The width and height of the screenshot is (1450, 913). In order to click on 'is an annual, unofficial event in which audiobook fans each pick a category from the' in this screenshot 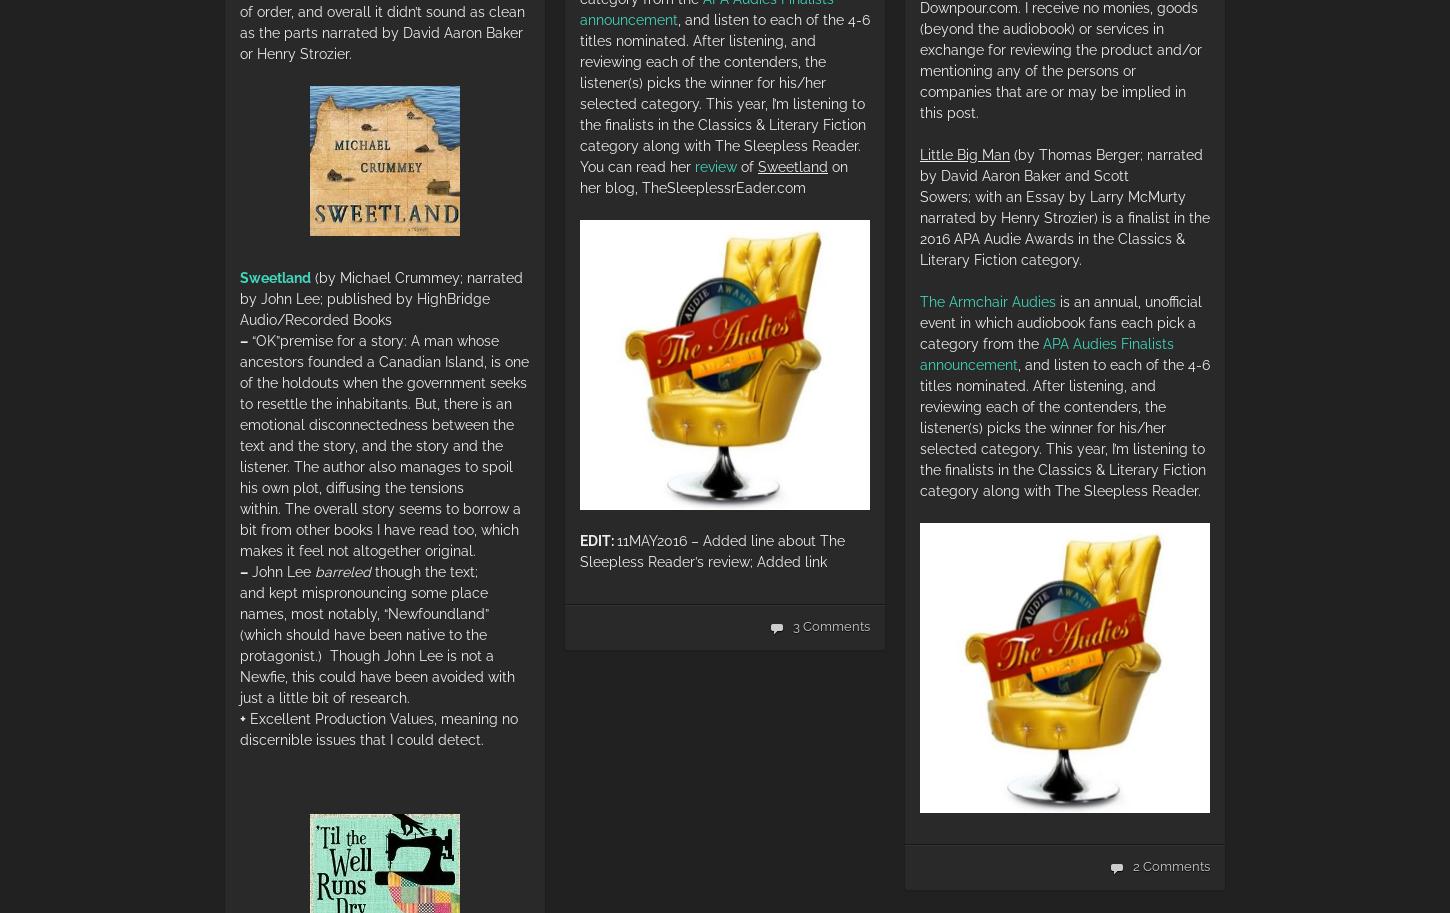, I will do `click(1060, 321)`.